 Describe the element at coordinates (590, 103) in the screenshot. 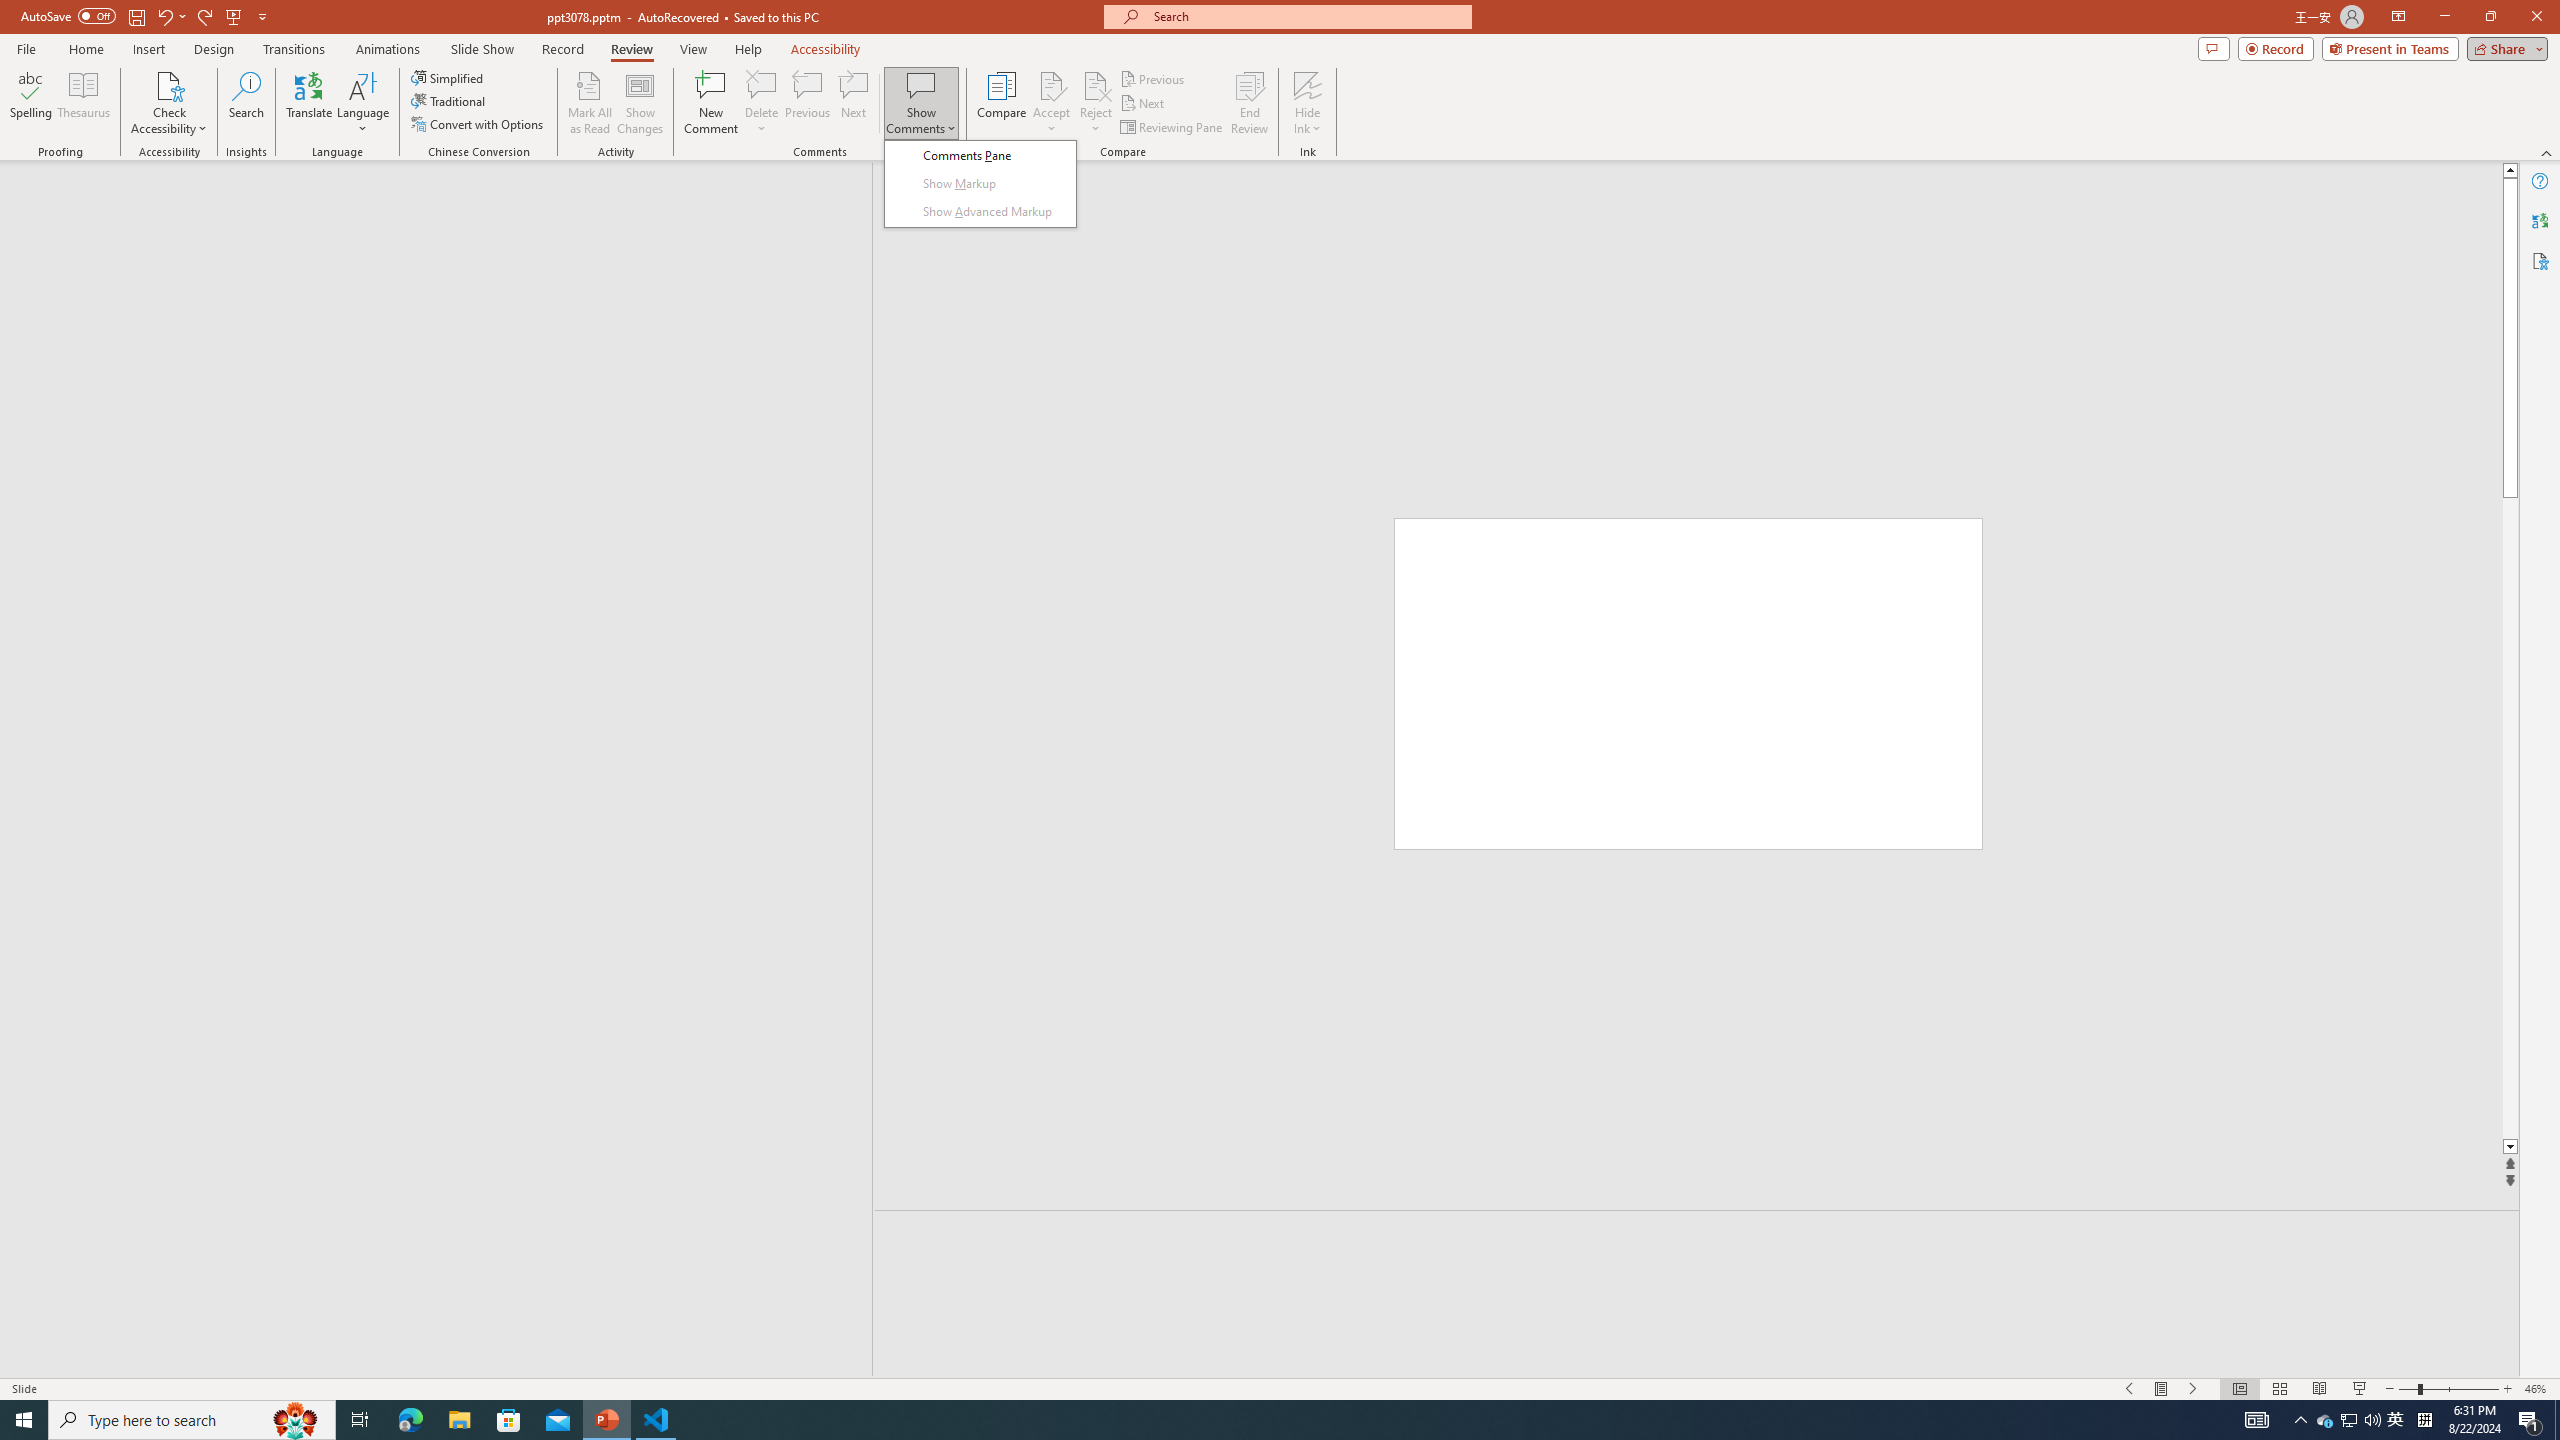

I see `'Mark All as Read'` at that location.